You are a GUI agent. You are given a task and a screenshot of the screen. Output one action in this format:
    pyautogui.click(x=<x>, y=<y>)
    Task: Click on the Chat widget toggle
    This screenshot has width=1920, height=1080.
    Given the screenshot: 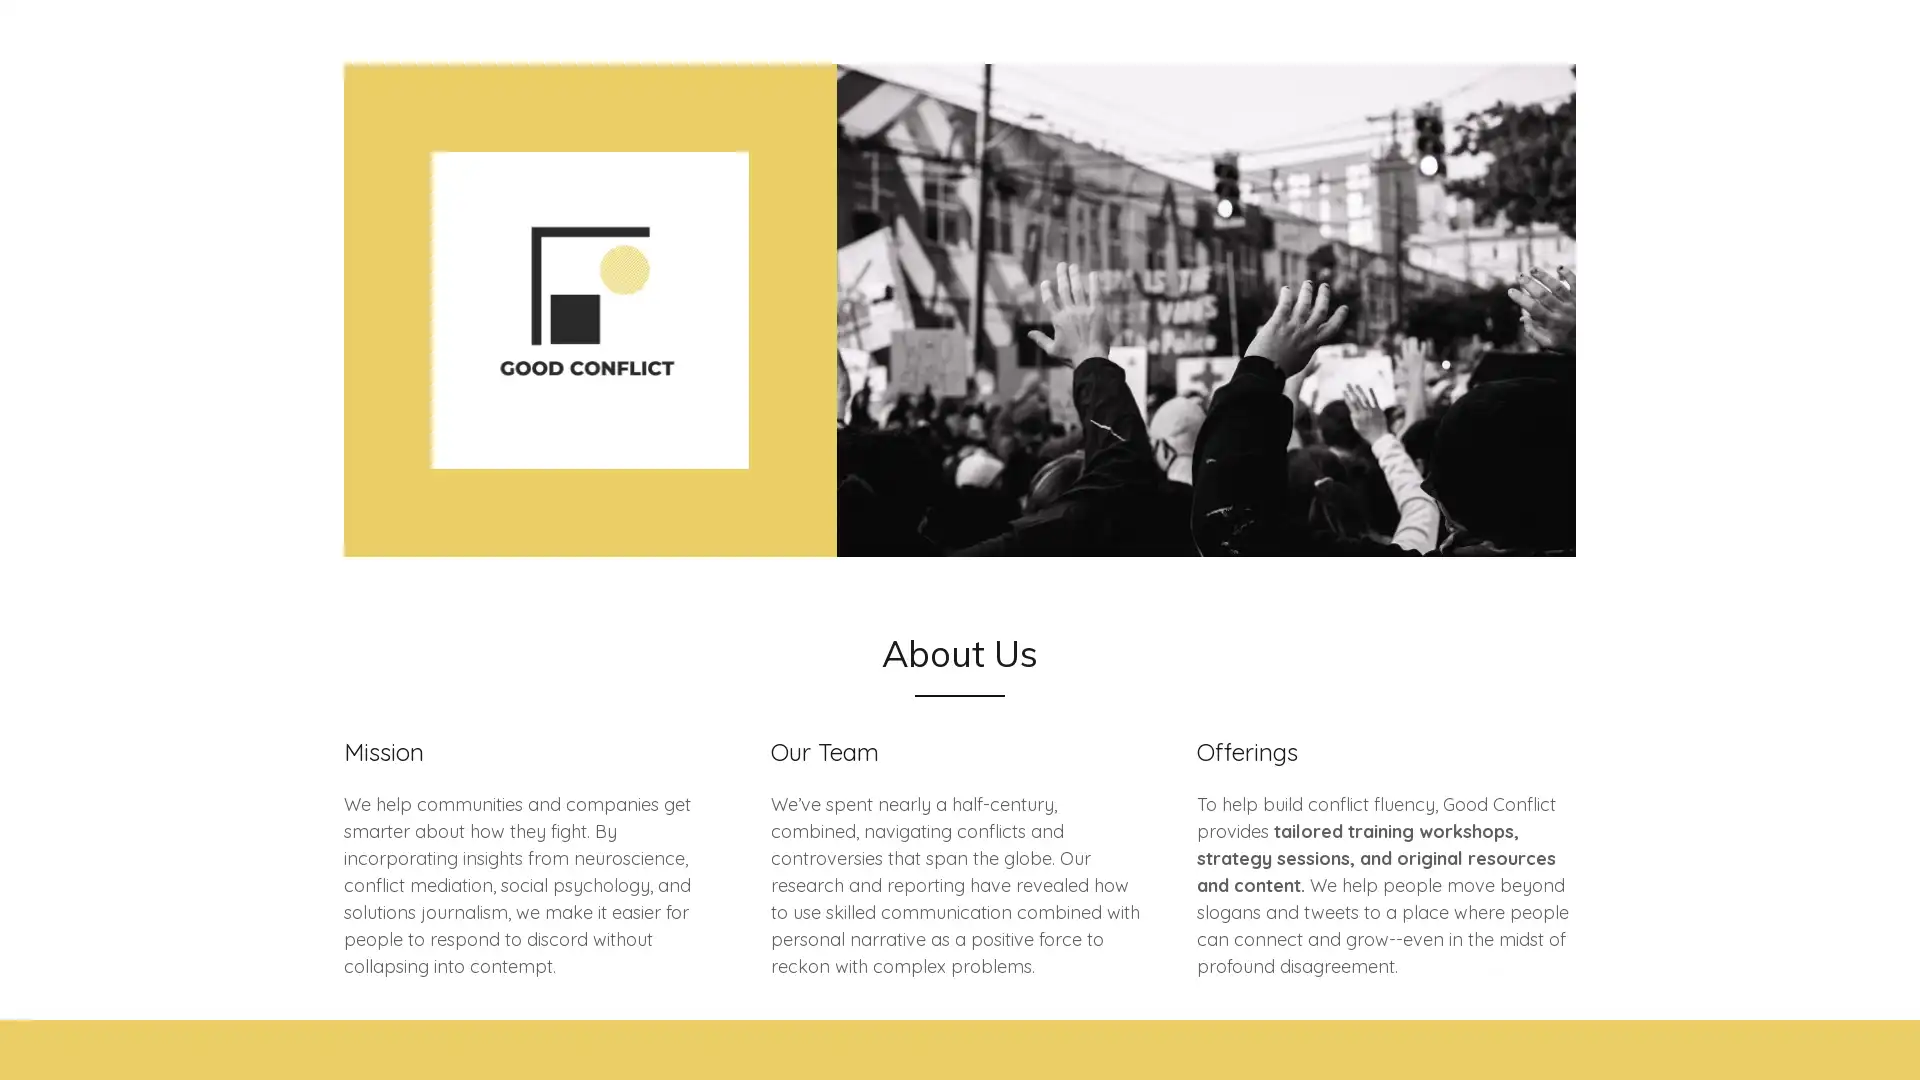 What is the action you would take?
    pyautogui.click(x=1867, y=1029)
    